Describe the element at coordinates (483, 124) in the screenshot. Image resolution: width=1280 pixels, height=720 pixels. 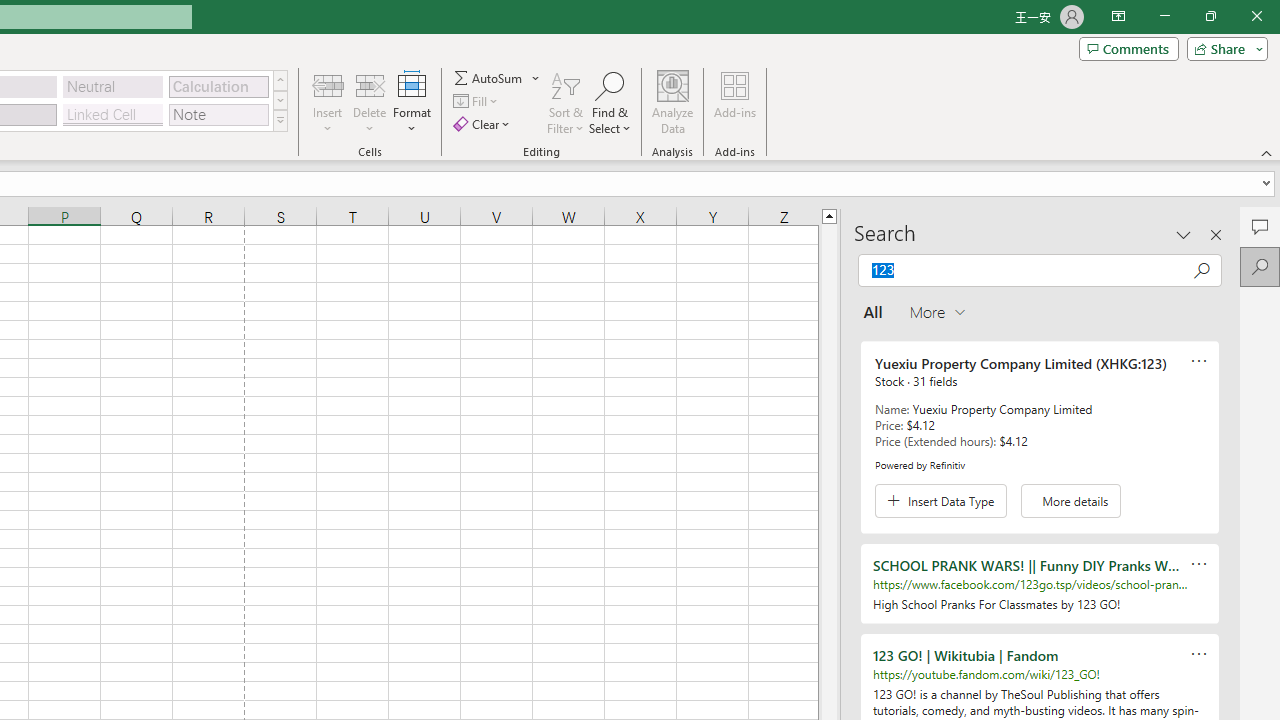
I see `'Clear'` at that location.